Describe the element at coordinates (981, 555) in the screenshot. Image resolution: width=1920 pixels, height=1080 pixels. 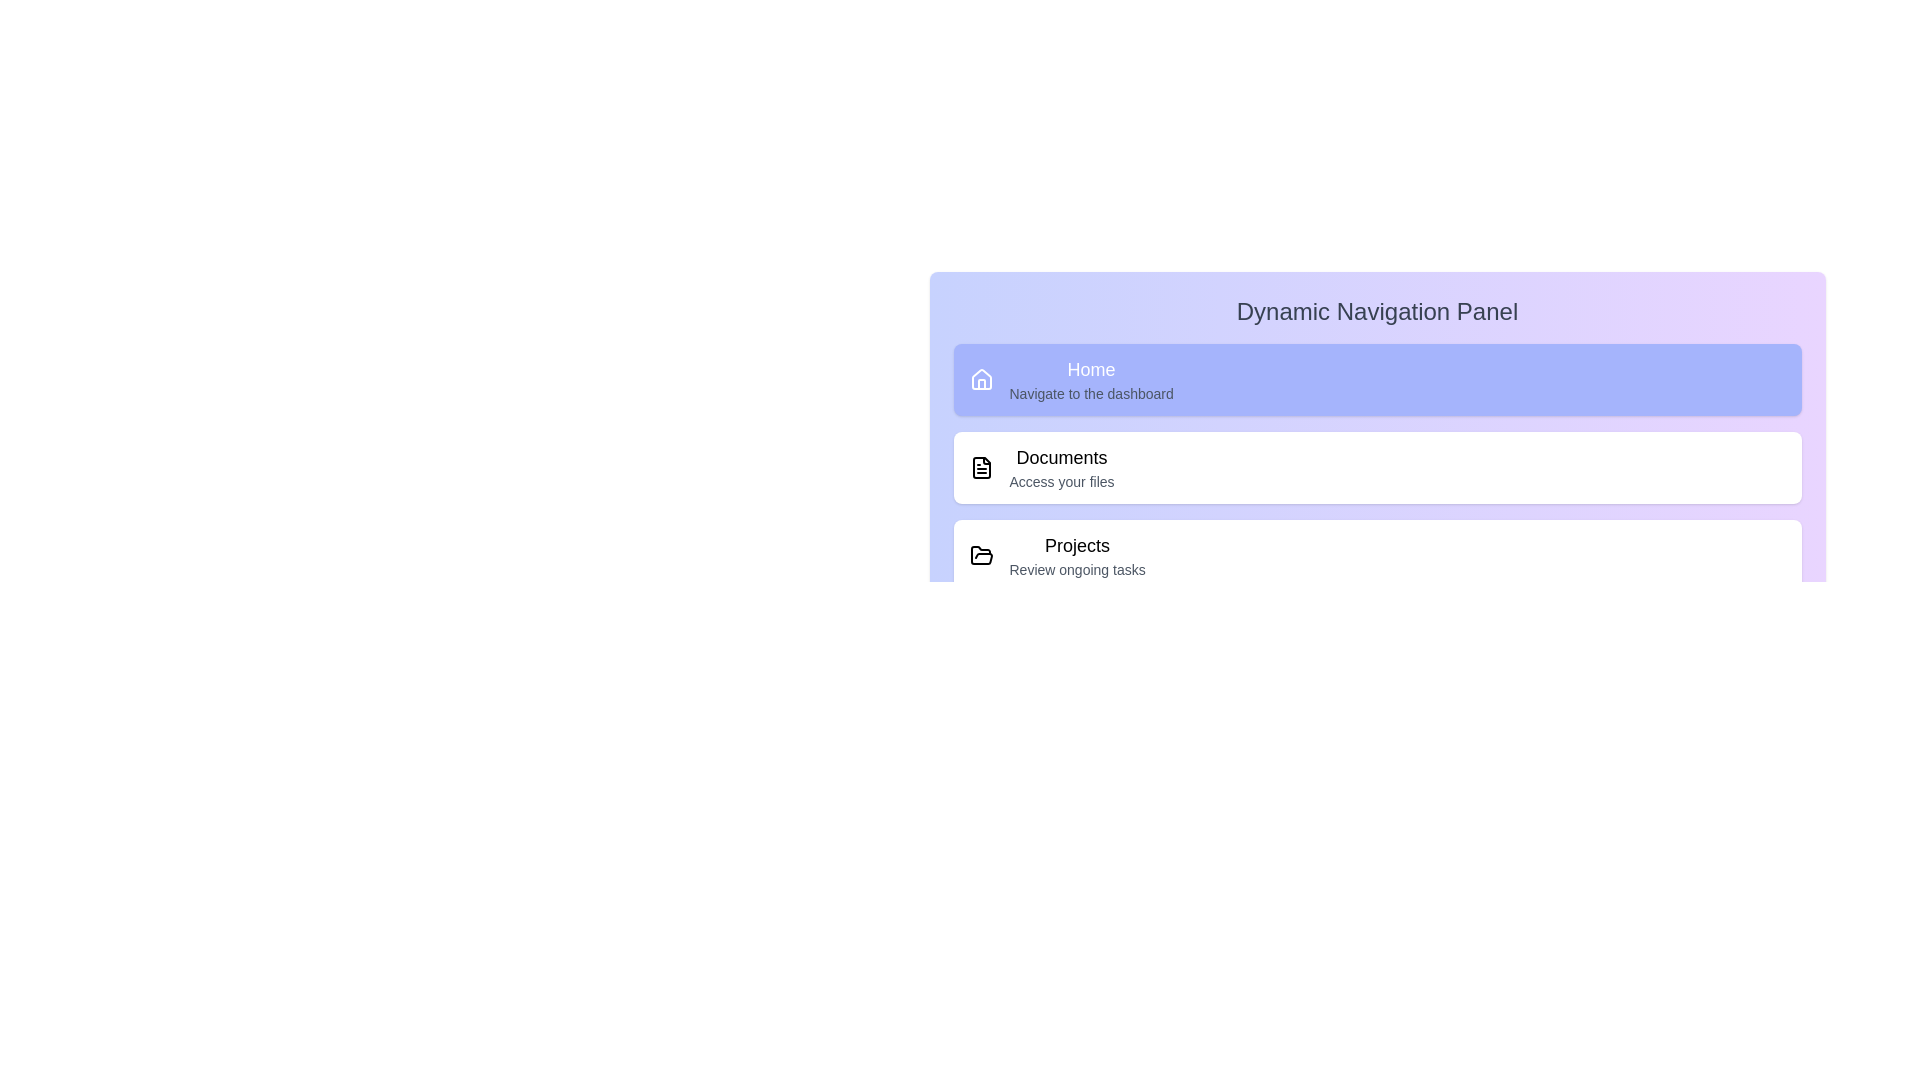
I see `the icon corresponding to Projects` at that location.